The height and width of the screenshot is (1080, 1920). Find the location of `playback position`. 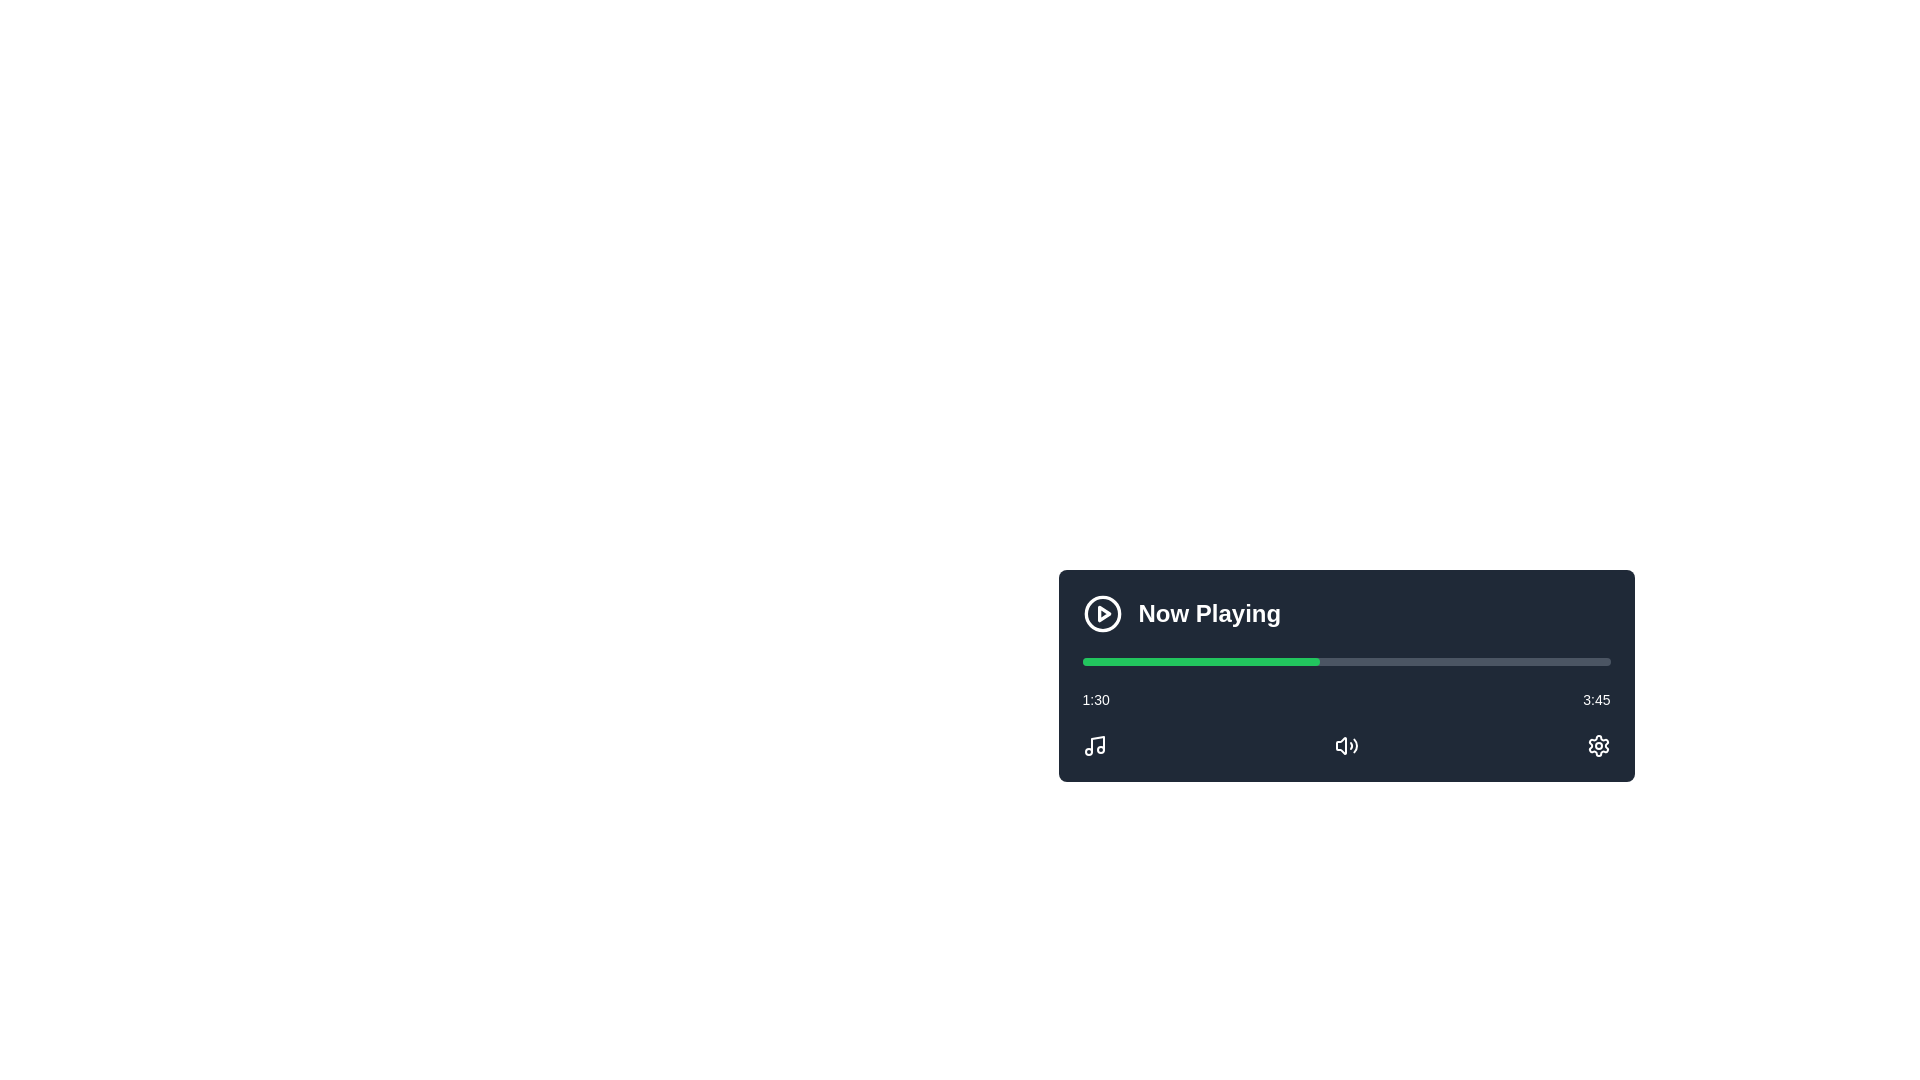

playback position is located at coordinates (1224, 662).